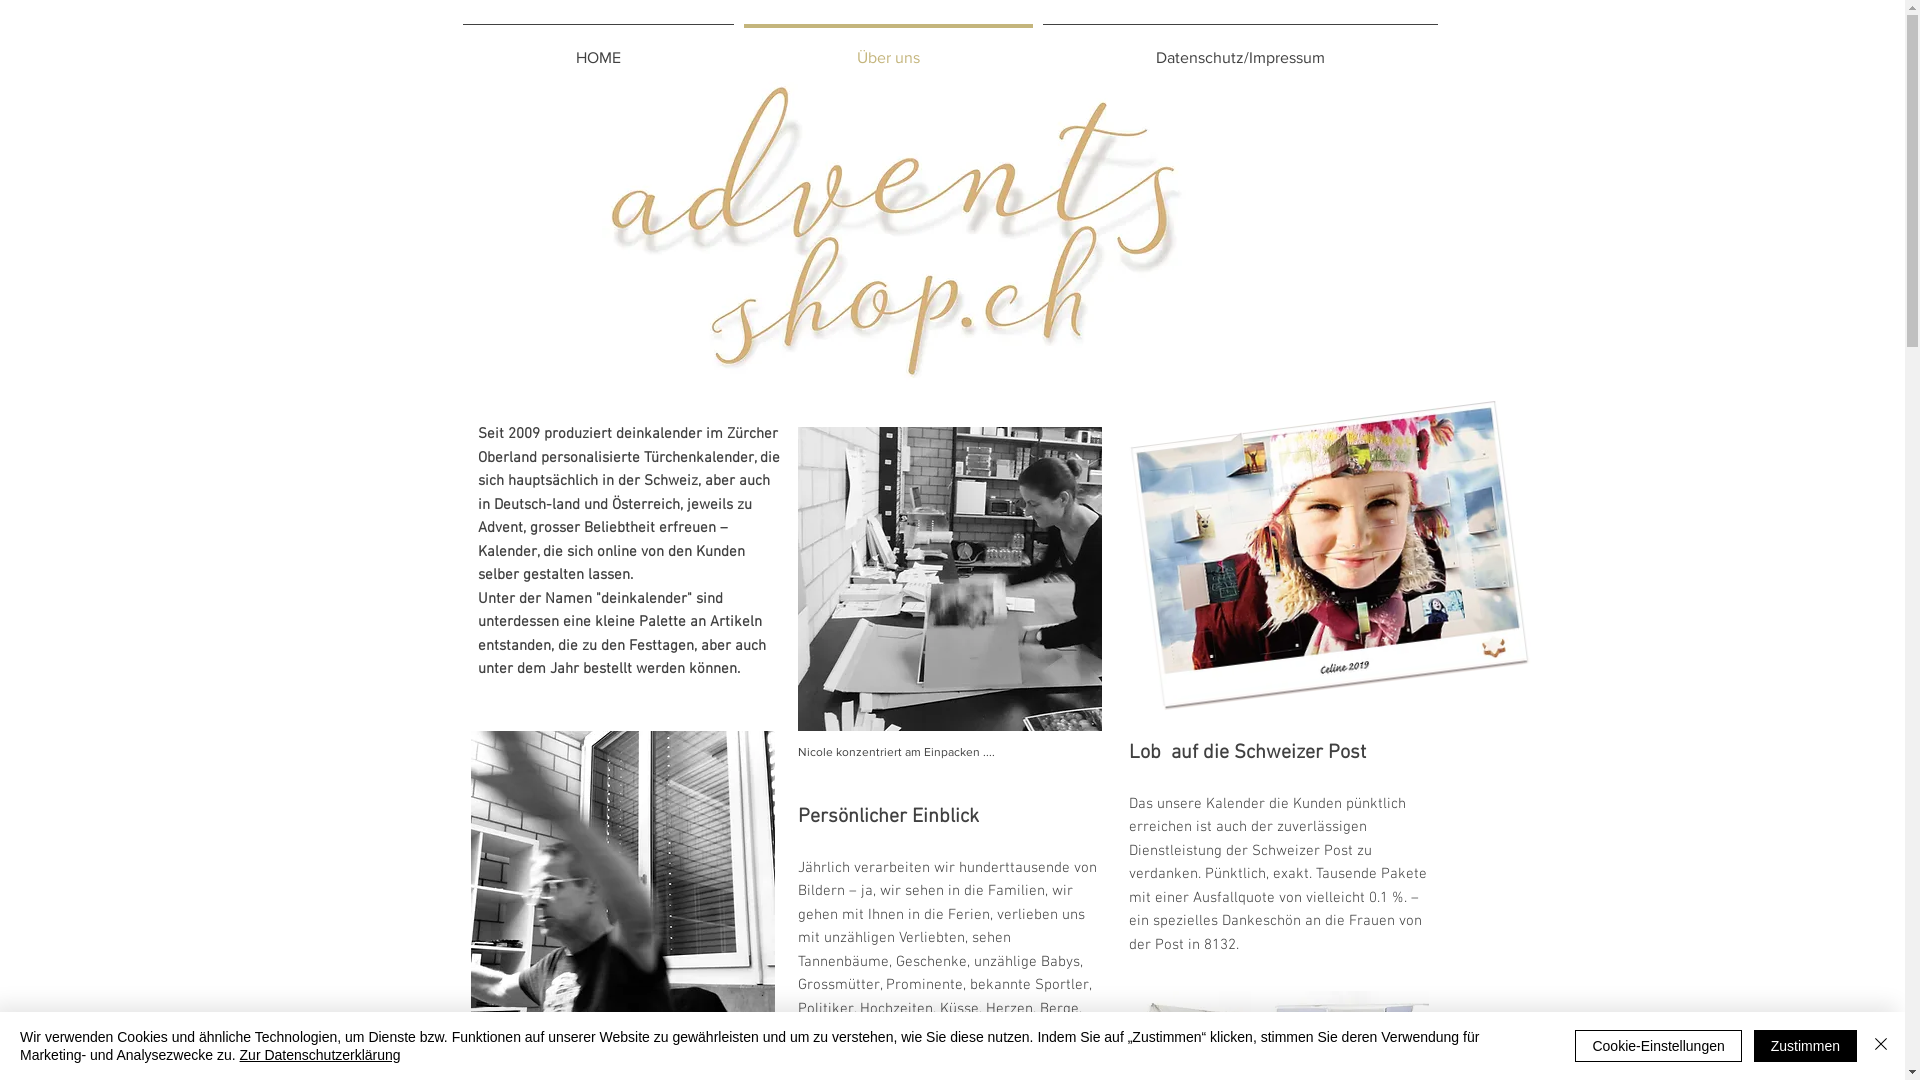  I want to click on 'HOME', so click(597, 48).